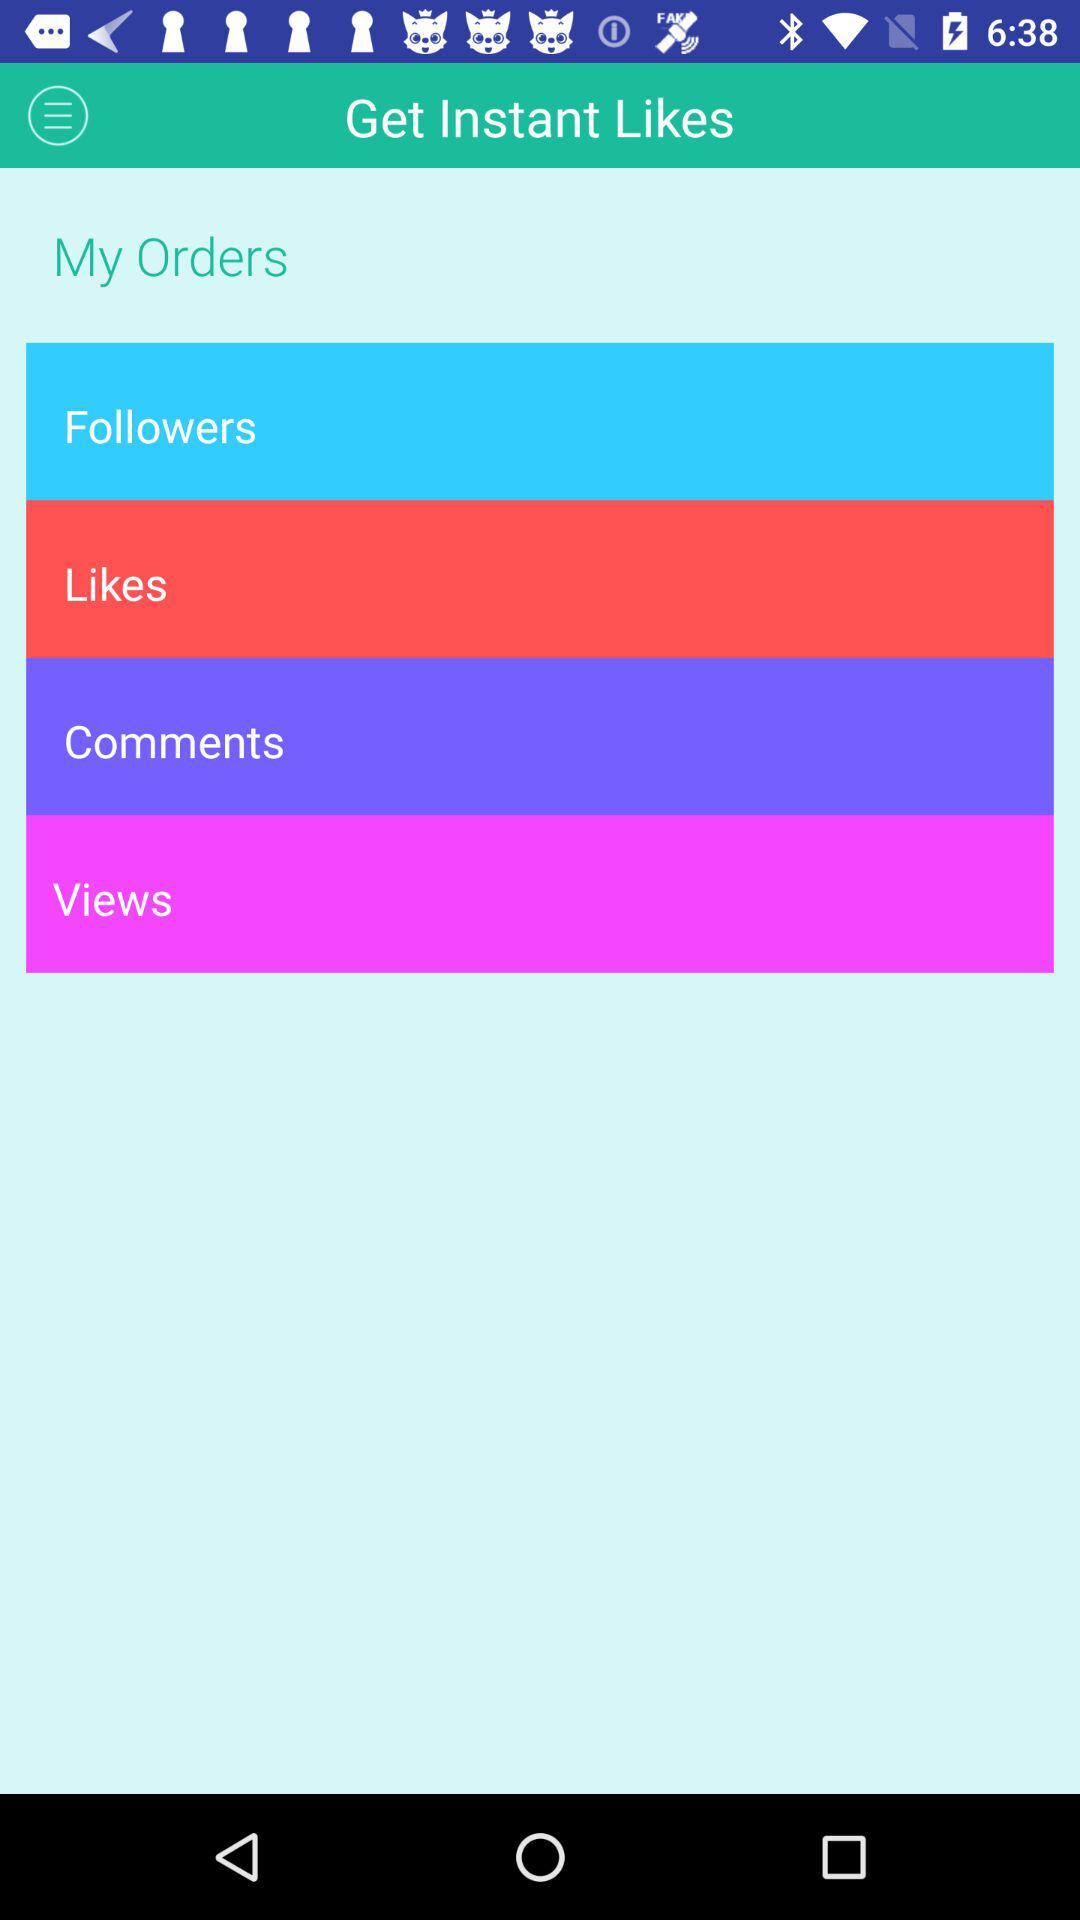  I want to click on the menu icon, so click(57, 114).